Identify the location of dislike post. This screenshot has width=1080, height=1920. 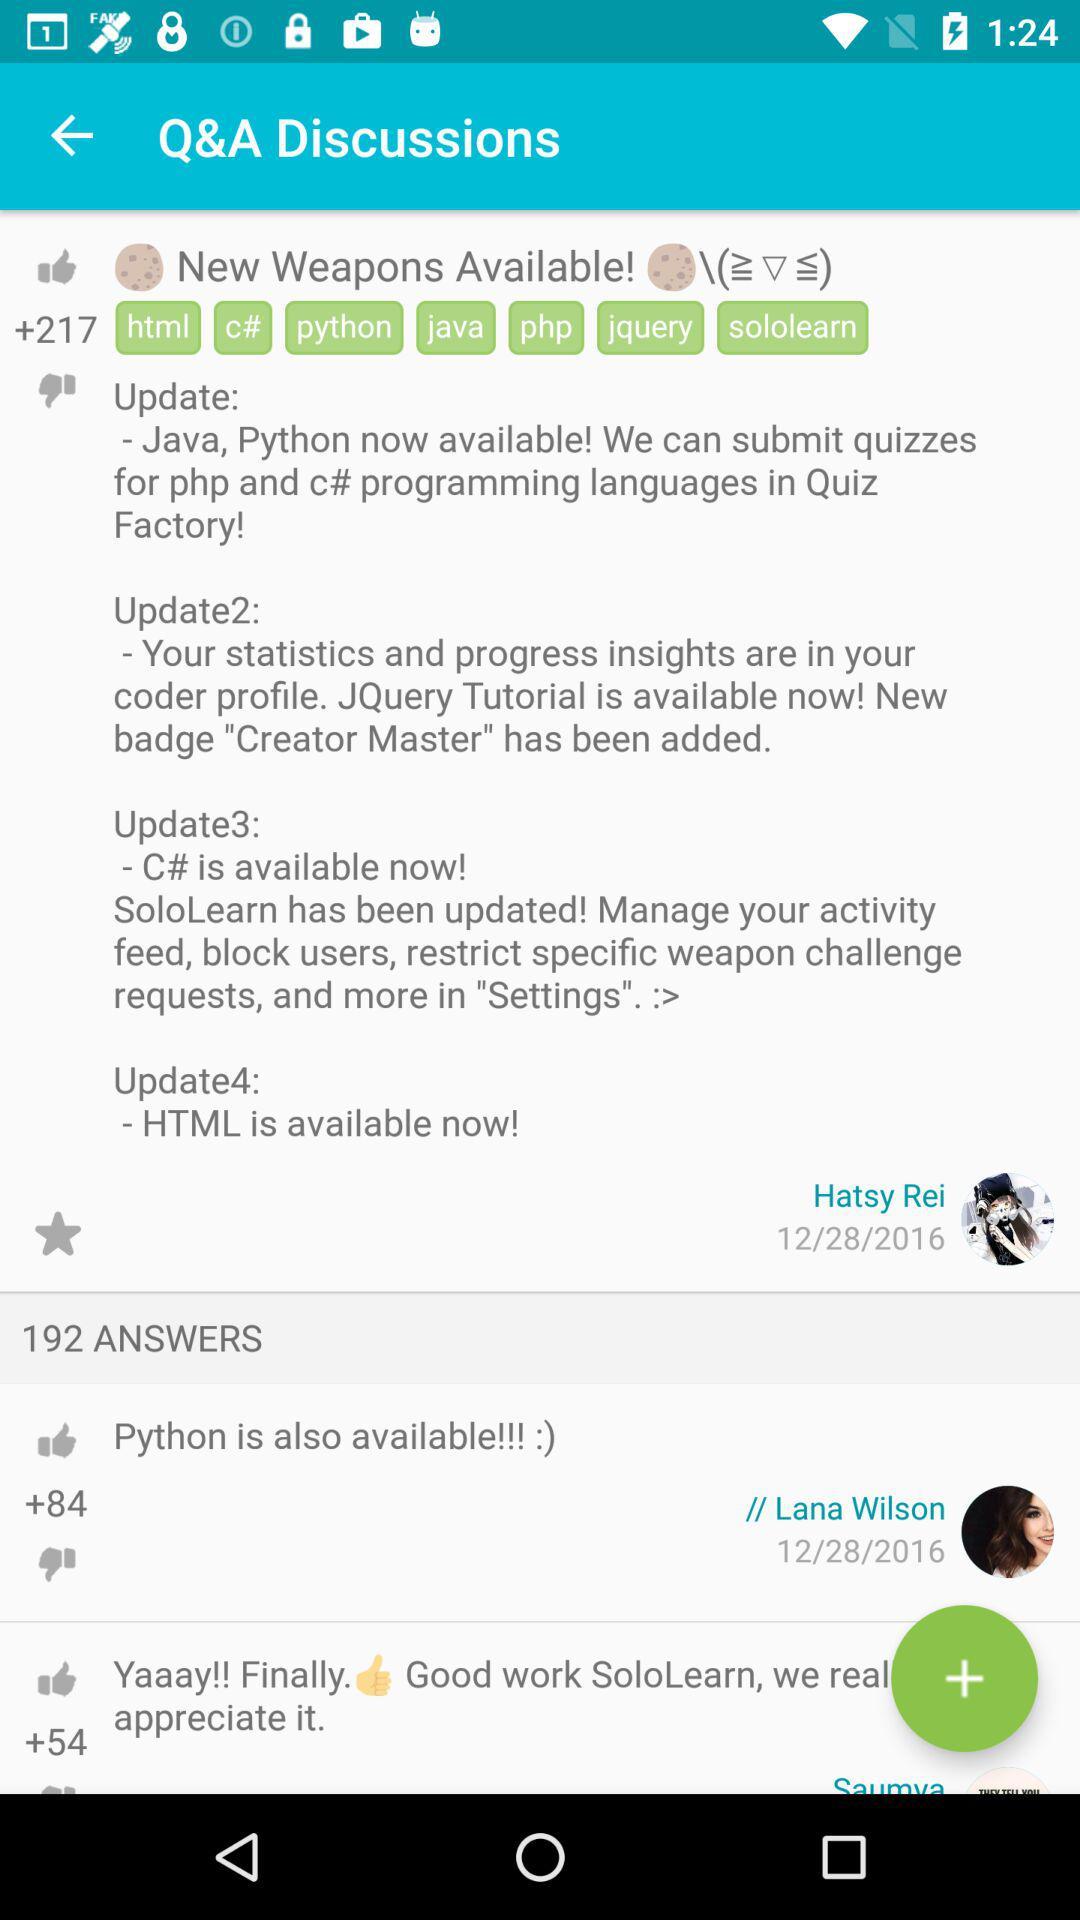
(55, 390).